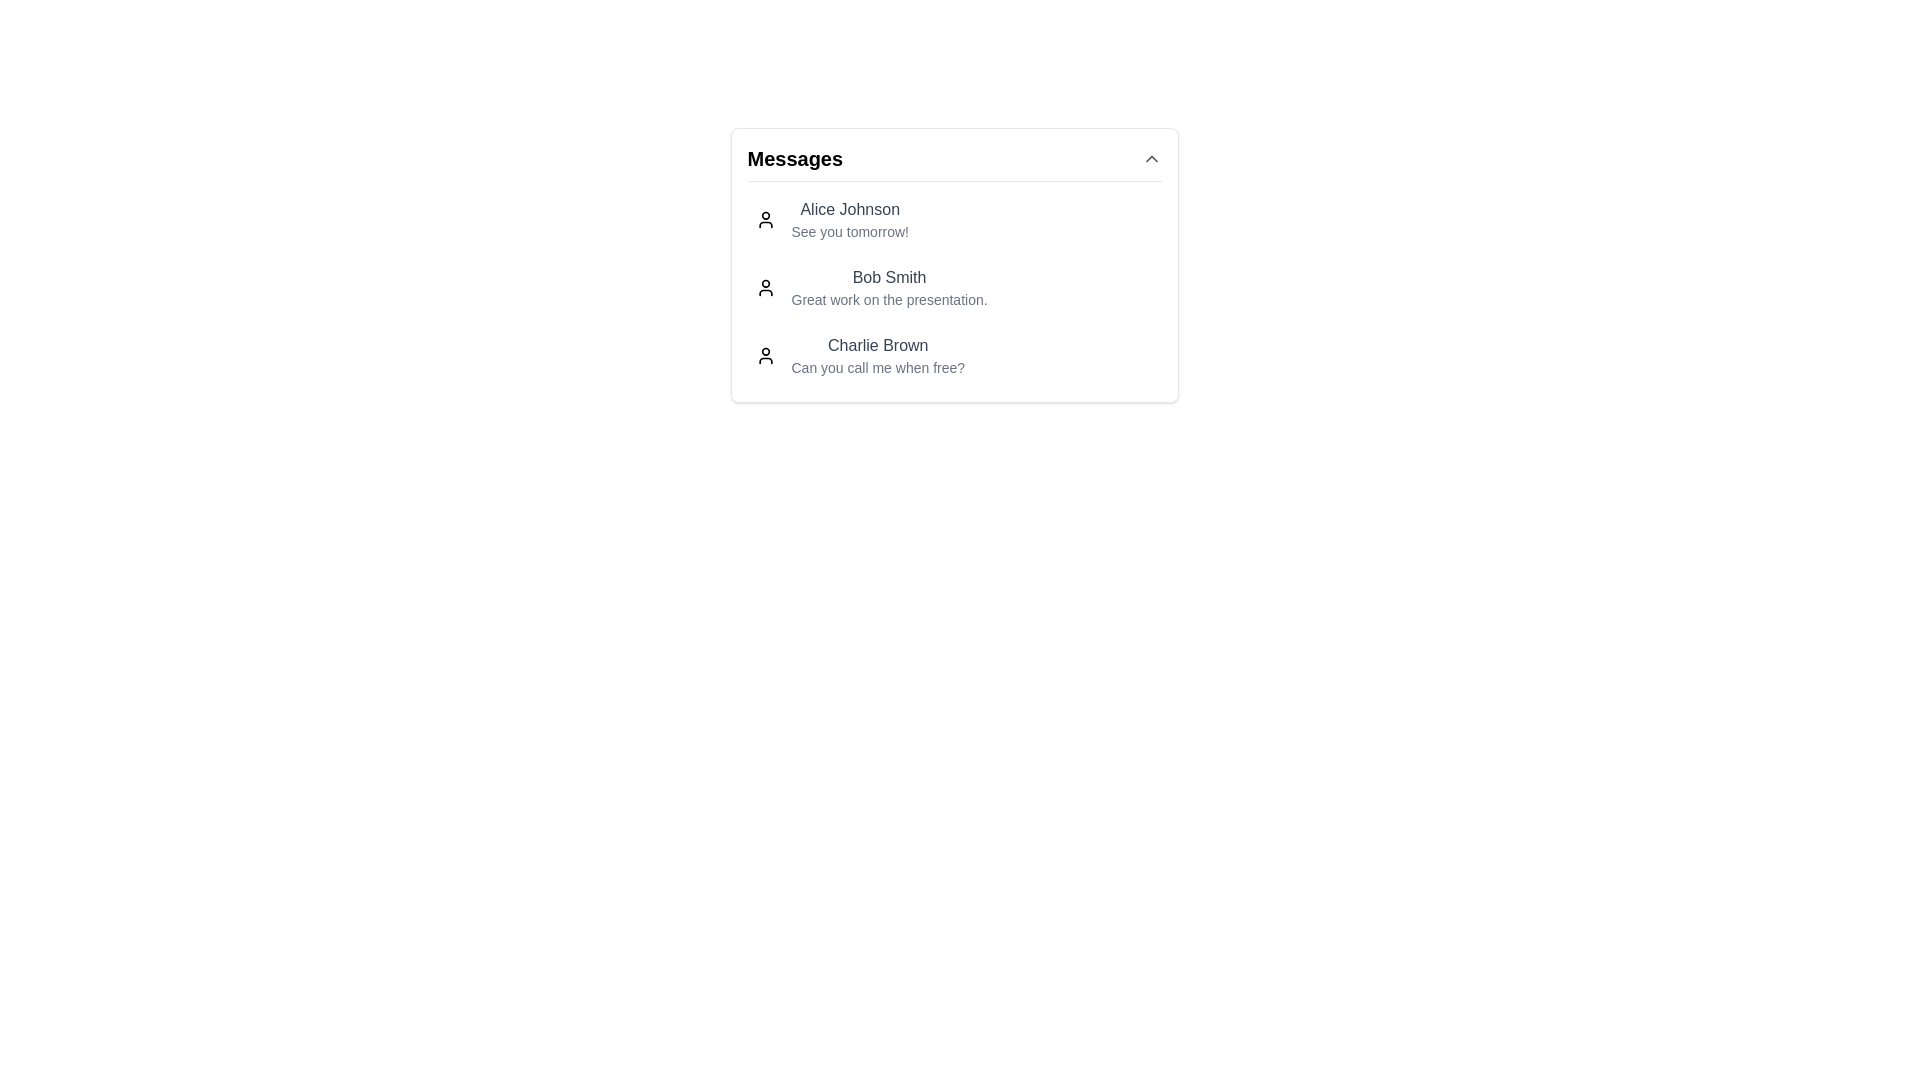 Image resolution: width=1920 pixels, height=1080 pixels. I want to click on the middle message entry related to Bob Smith in the Messages display component for interaction, so click(953, 264).